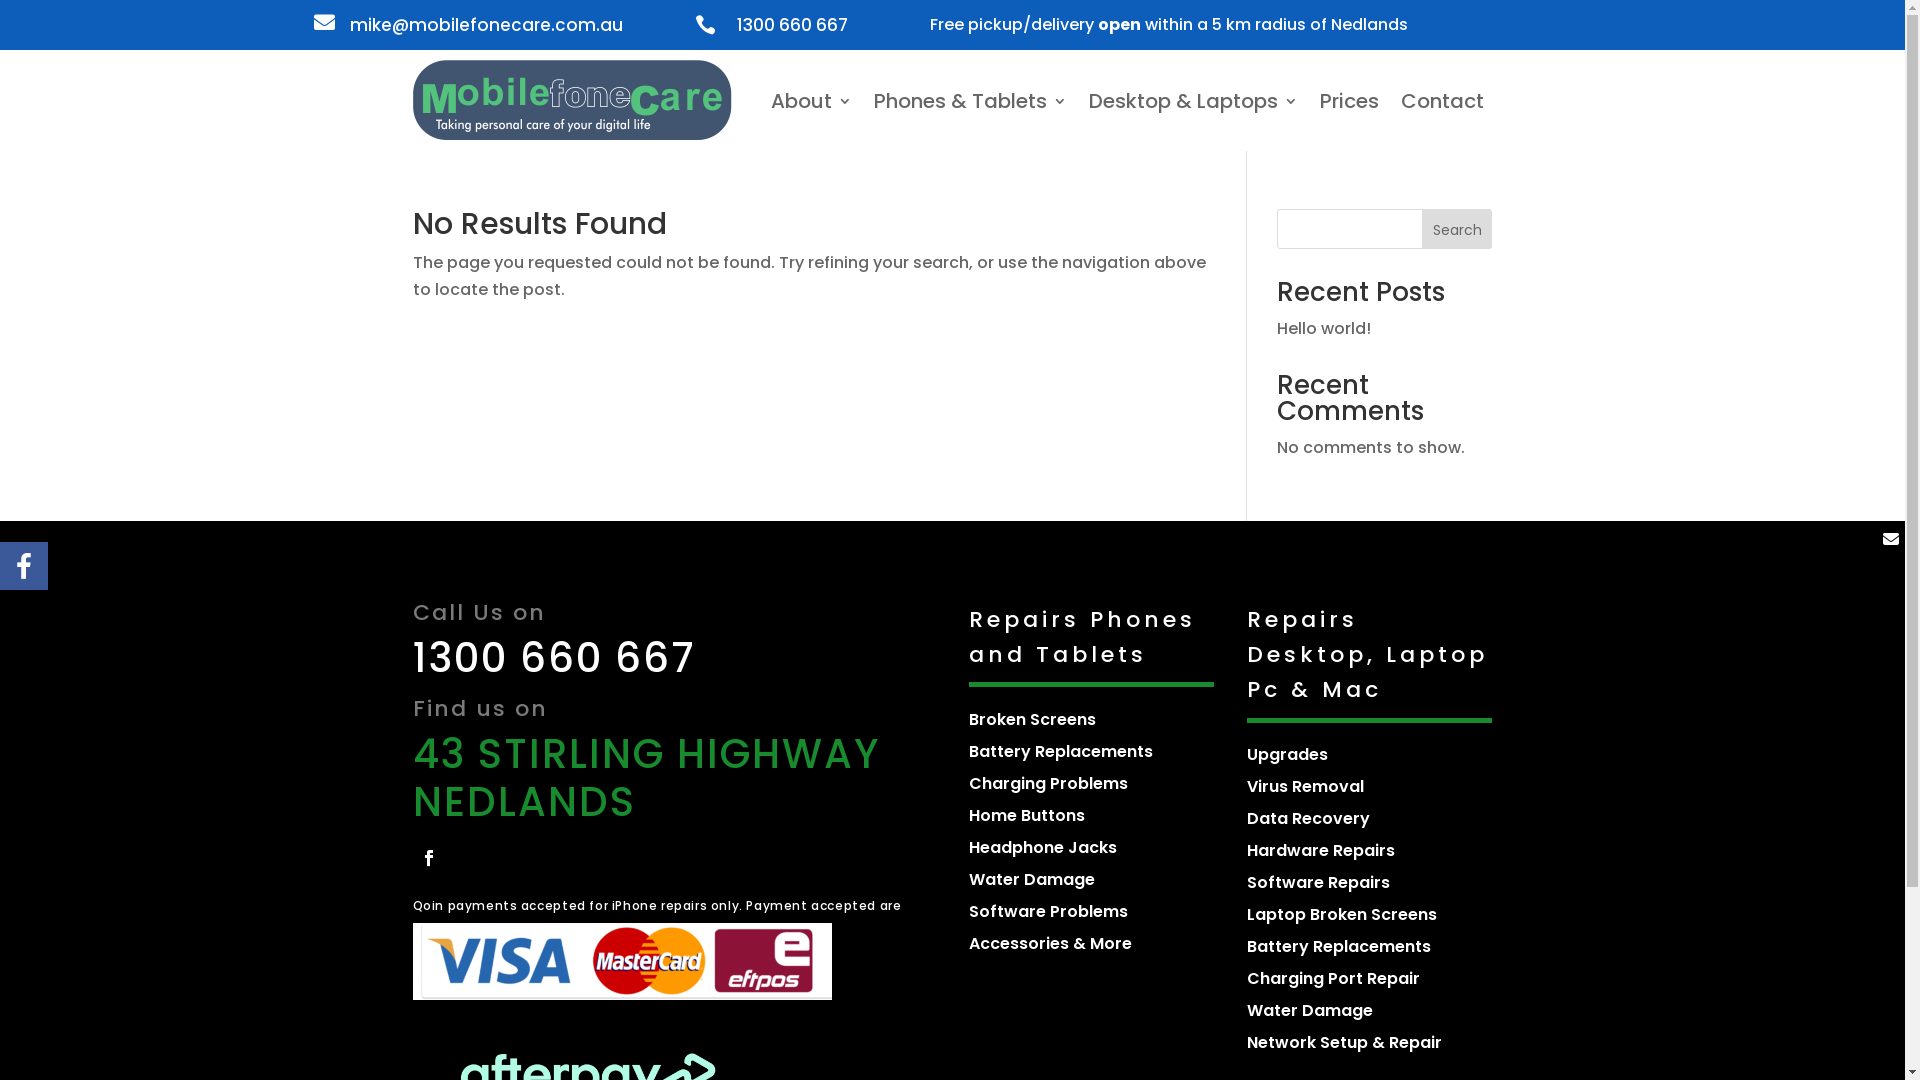  Describe the element at coordinates (1032, 718) in the screenshot. I see `'Broken Screens'` at that location.